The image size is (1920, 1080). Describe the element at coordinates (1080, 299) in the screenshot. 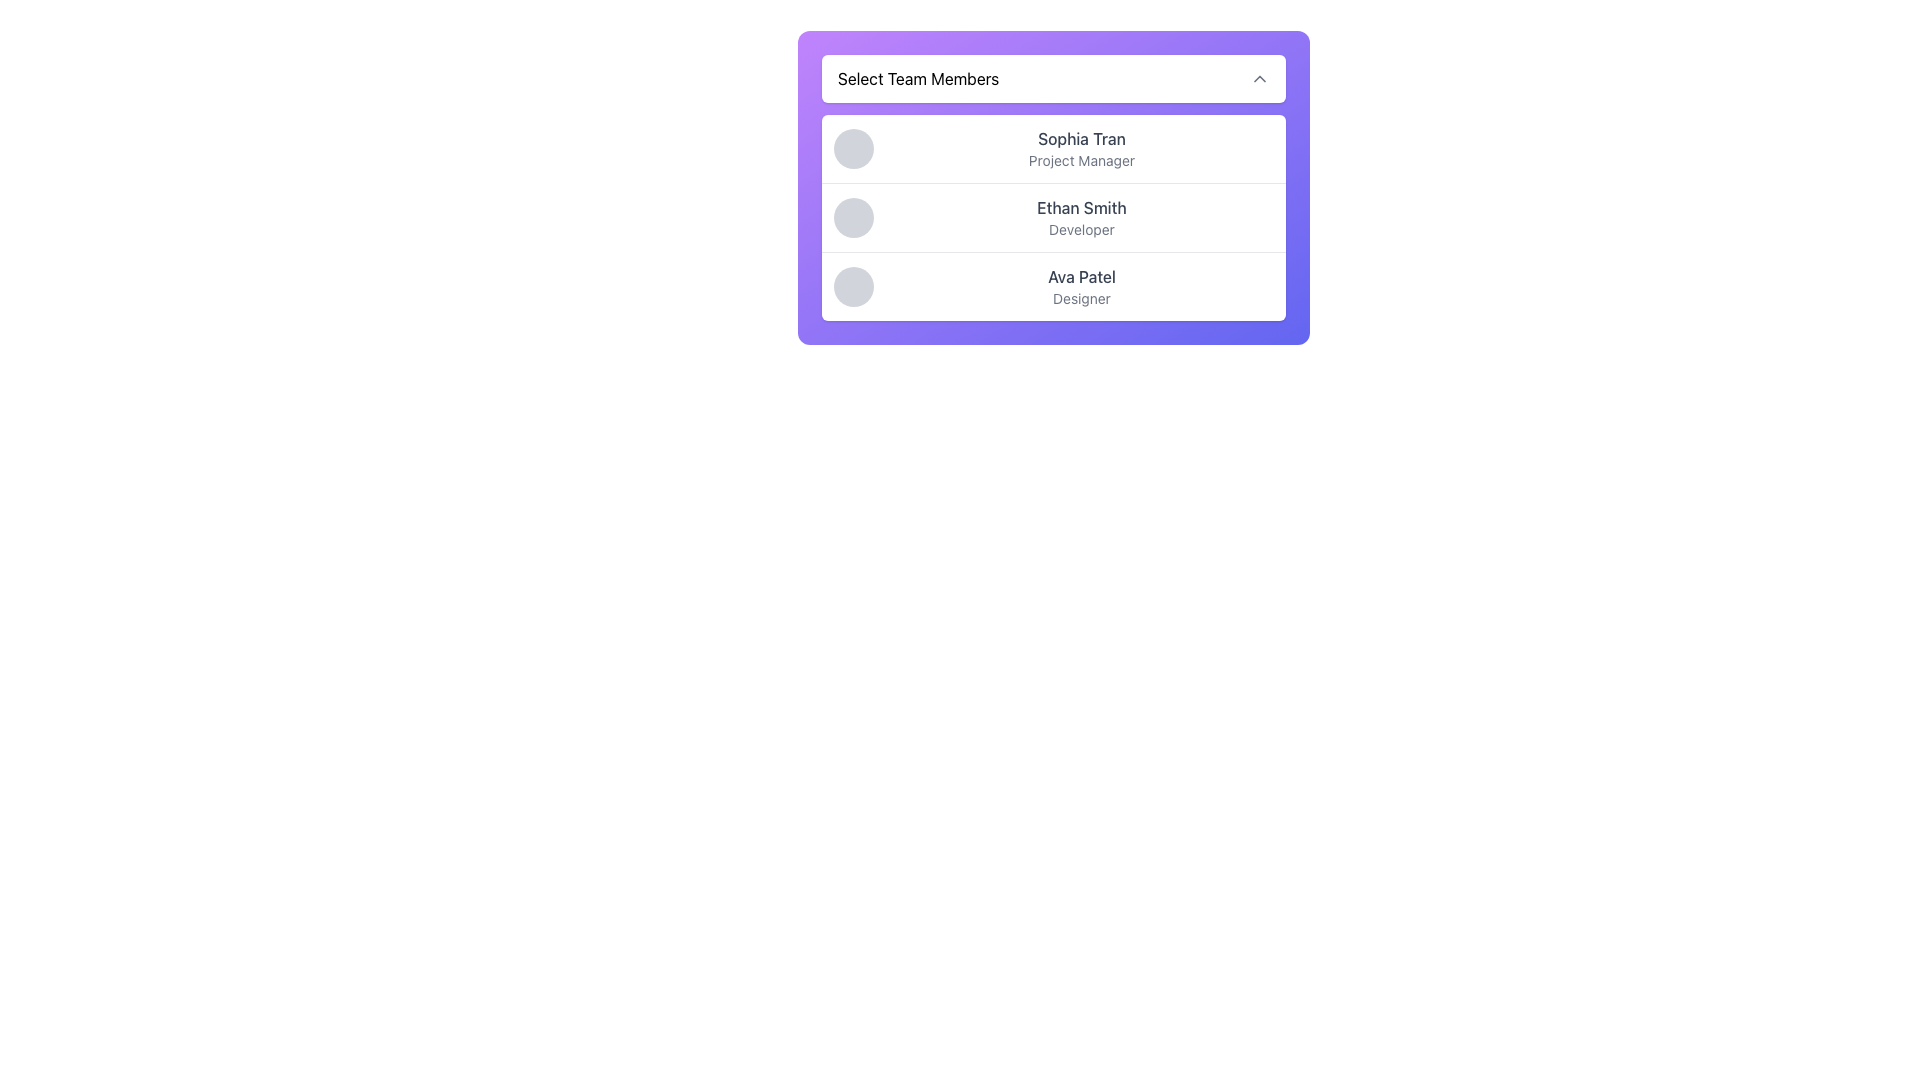

I see `the text label displaying 'Designer' in subtle gray font, located in the third user card under the bold name 'Ava Patel'` at that location.